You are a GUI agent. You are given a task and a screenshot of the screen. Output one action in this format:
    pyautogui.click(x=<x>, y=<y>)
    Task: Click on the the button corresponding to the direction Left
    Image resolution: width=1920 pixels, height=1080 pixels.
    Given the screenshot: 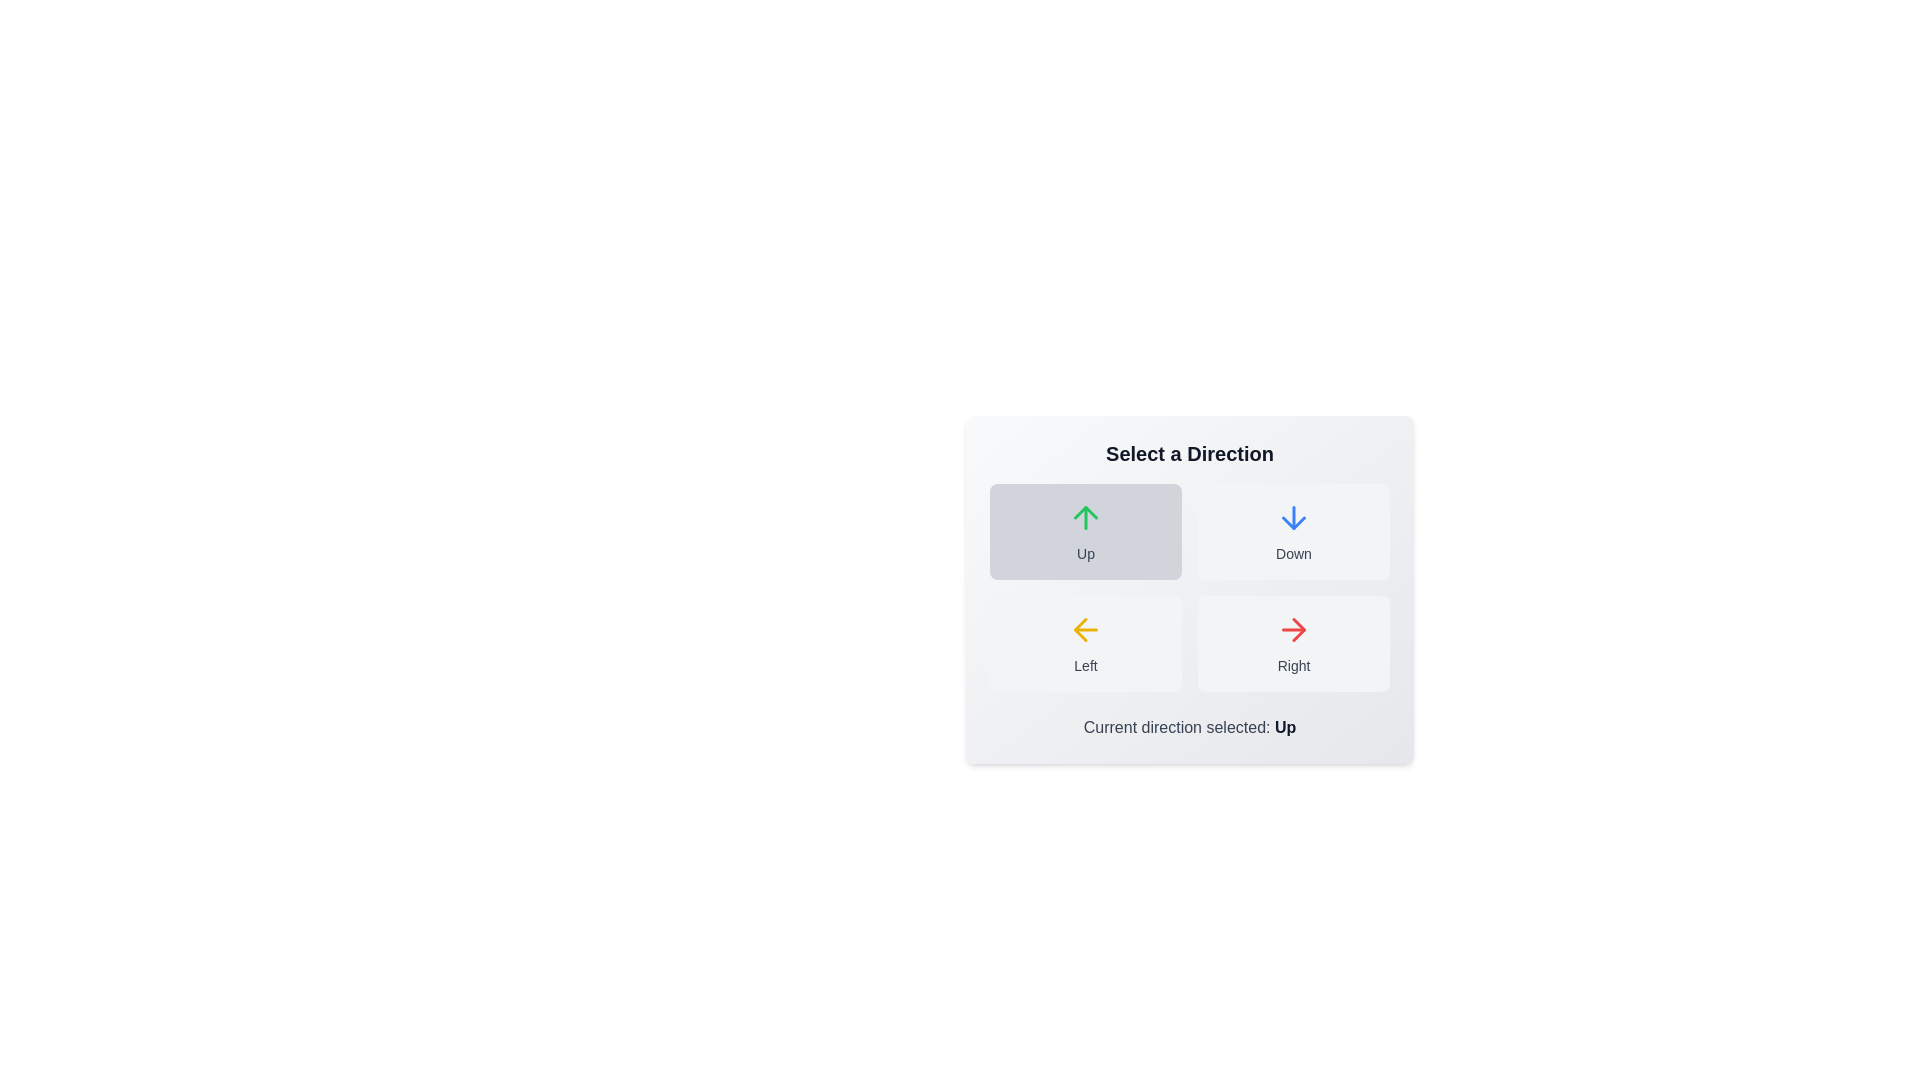 What is the action you would take?
    pyautogui.click(x=1084, y=644)
    